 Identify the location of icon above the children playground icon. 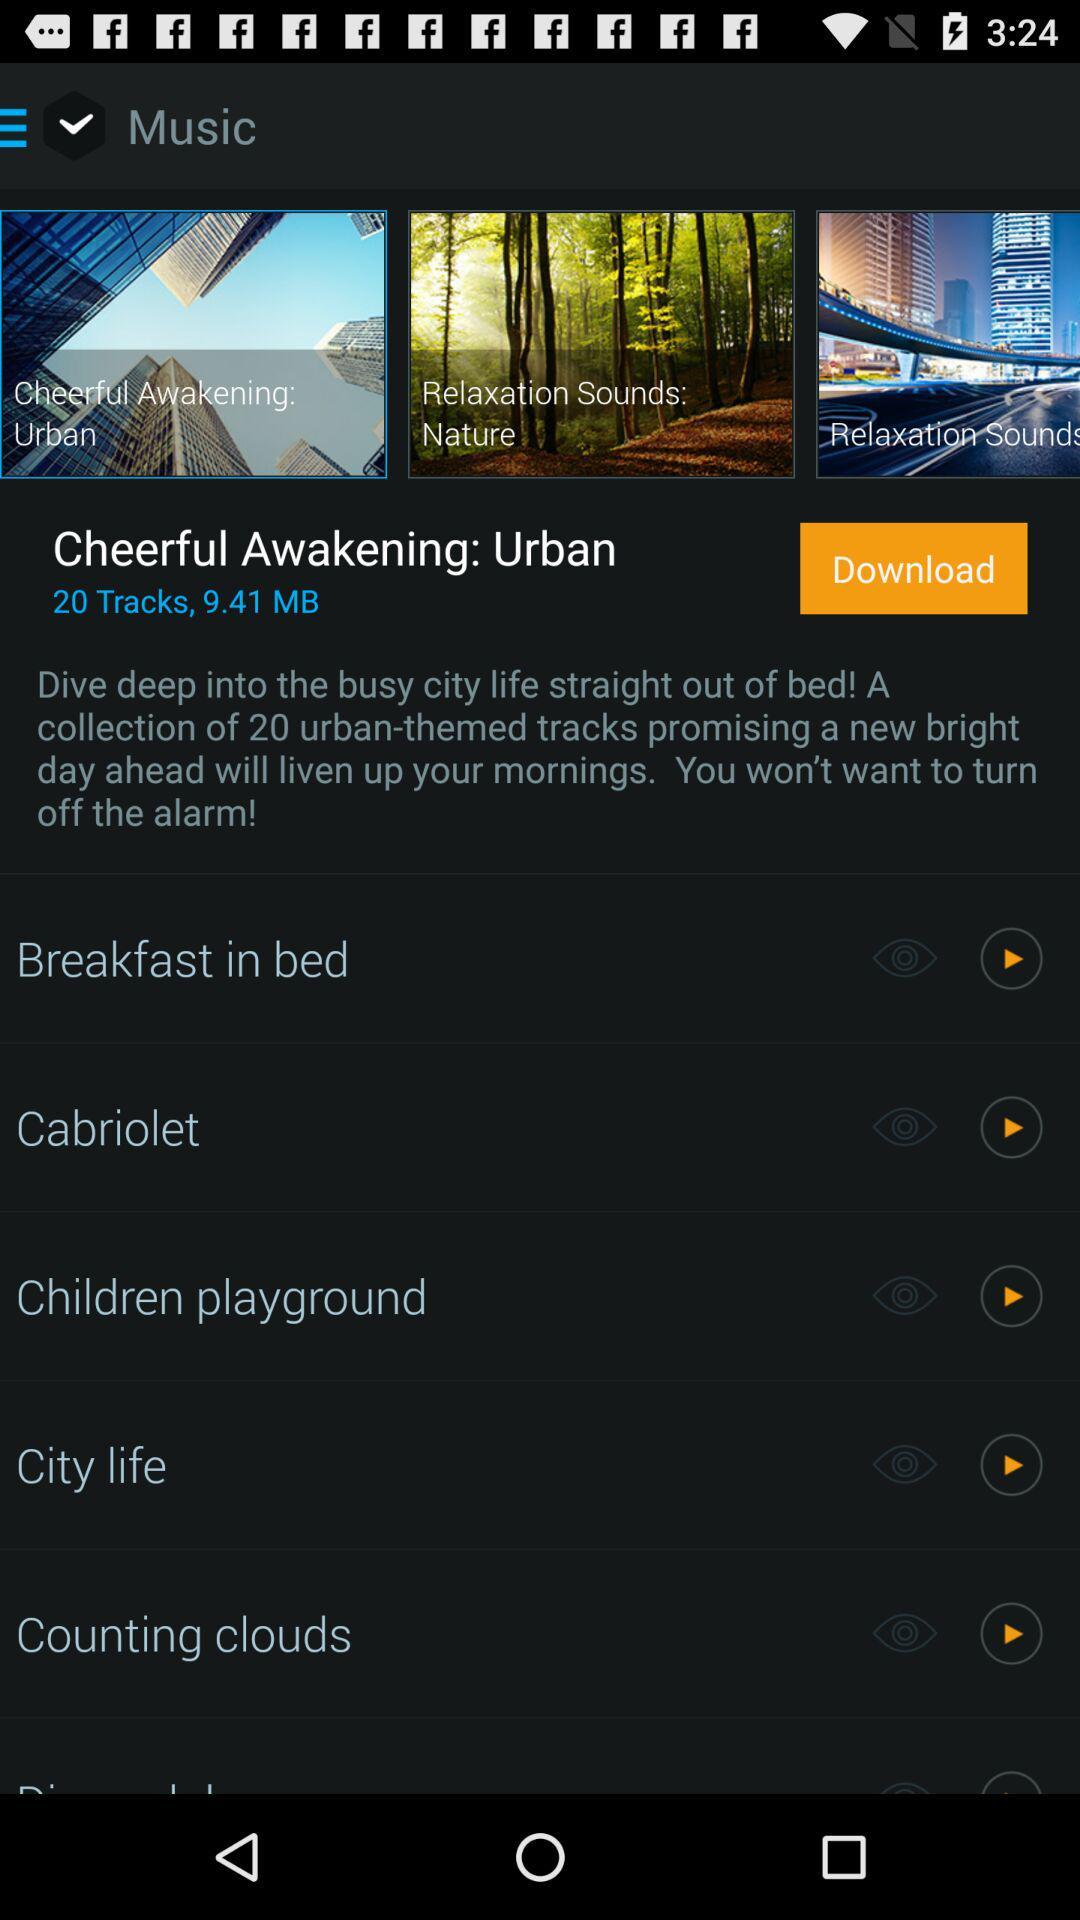
(432, 1126).